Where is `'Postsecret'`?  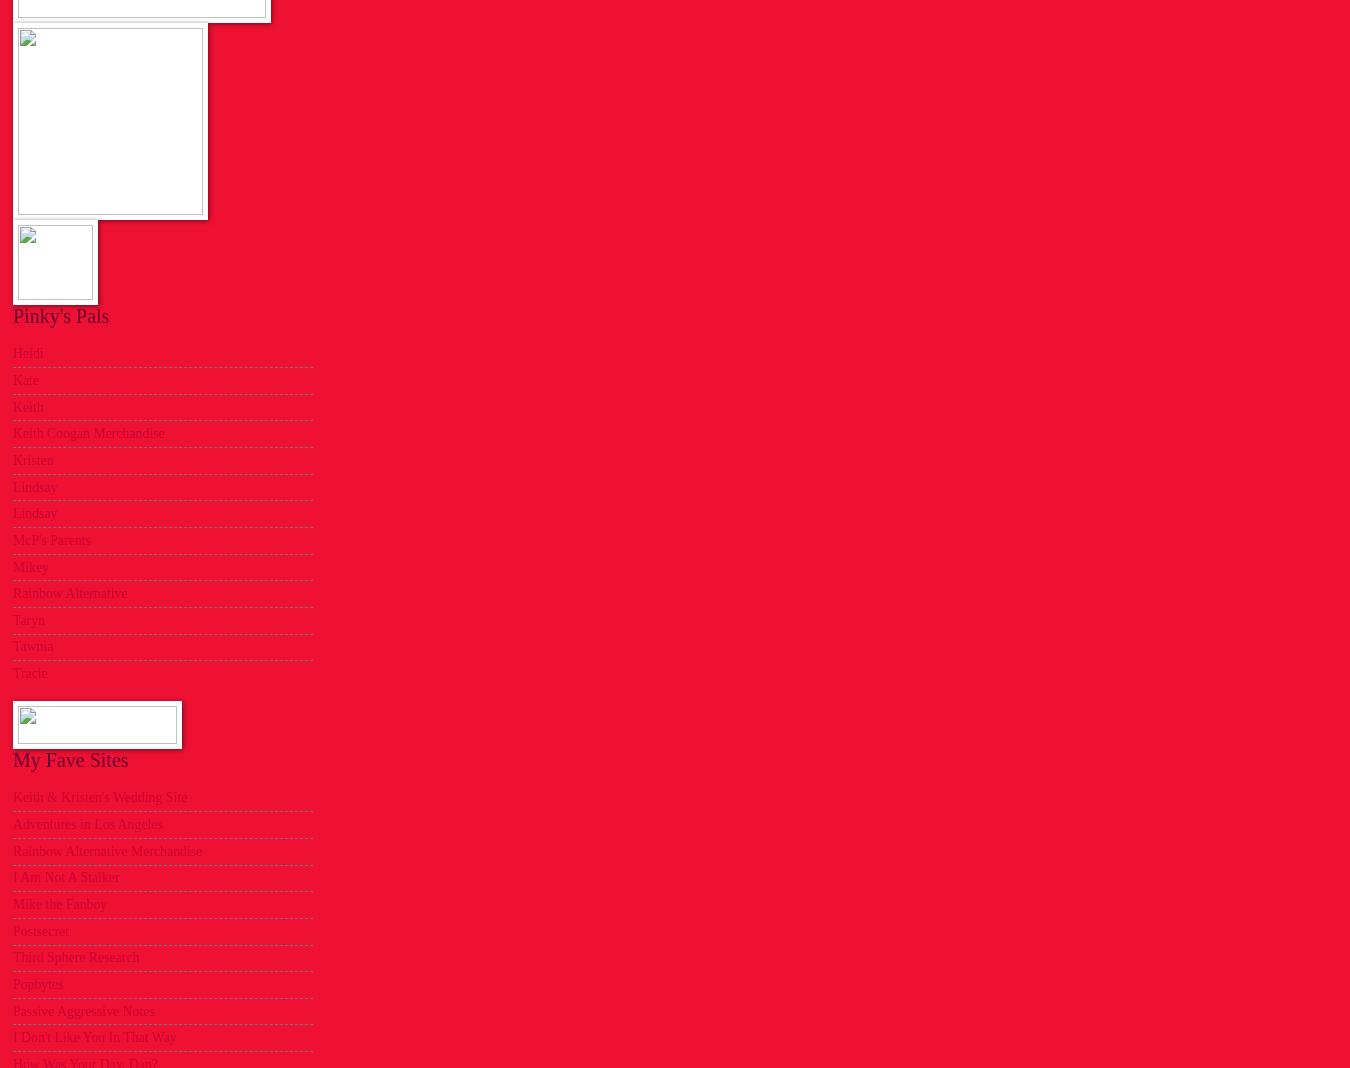
'Postsecret' is located at coordinates (39, 929).